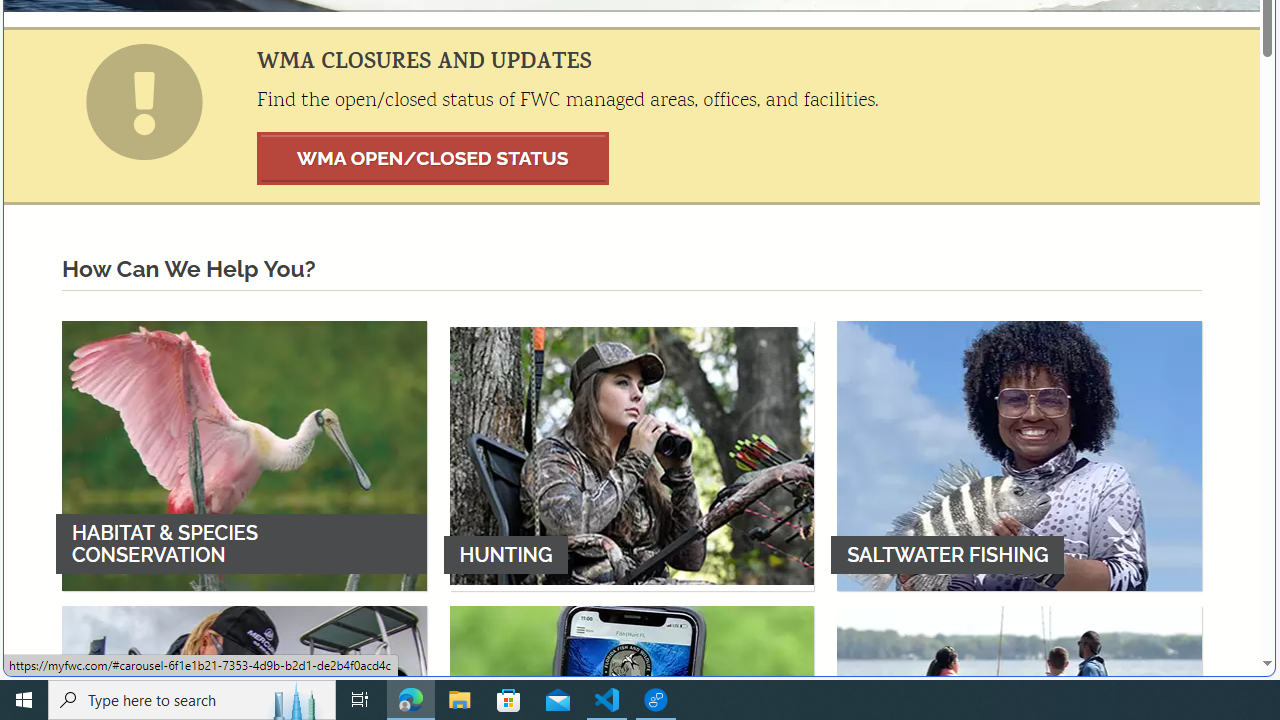  What do you see at coordinates (1019, 455) in the screenshot?
I see `'SALTWATER FISHING'` at bounding box center [1019, 455].